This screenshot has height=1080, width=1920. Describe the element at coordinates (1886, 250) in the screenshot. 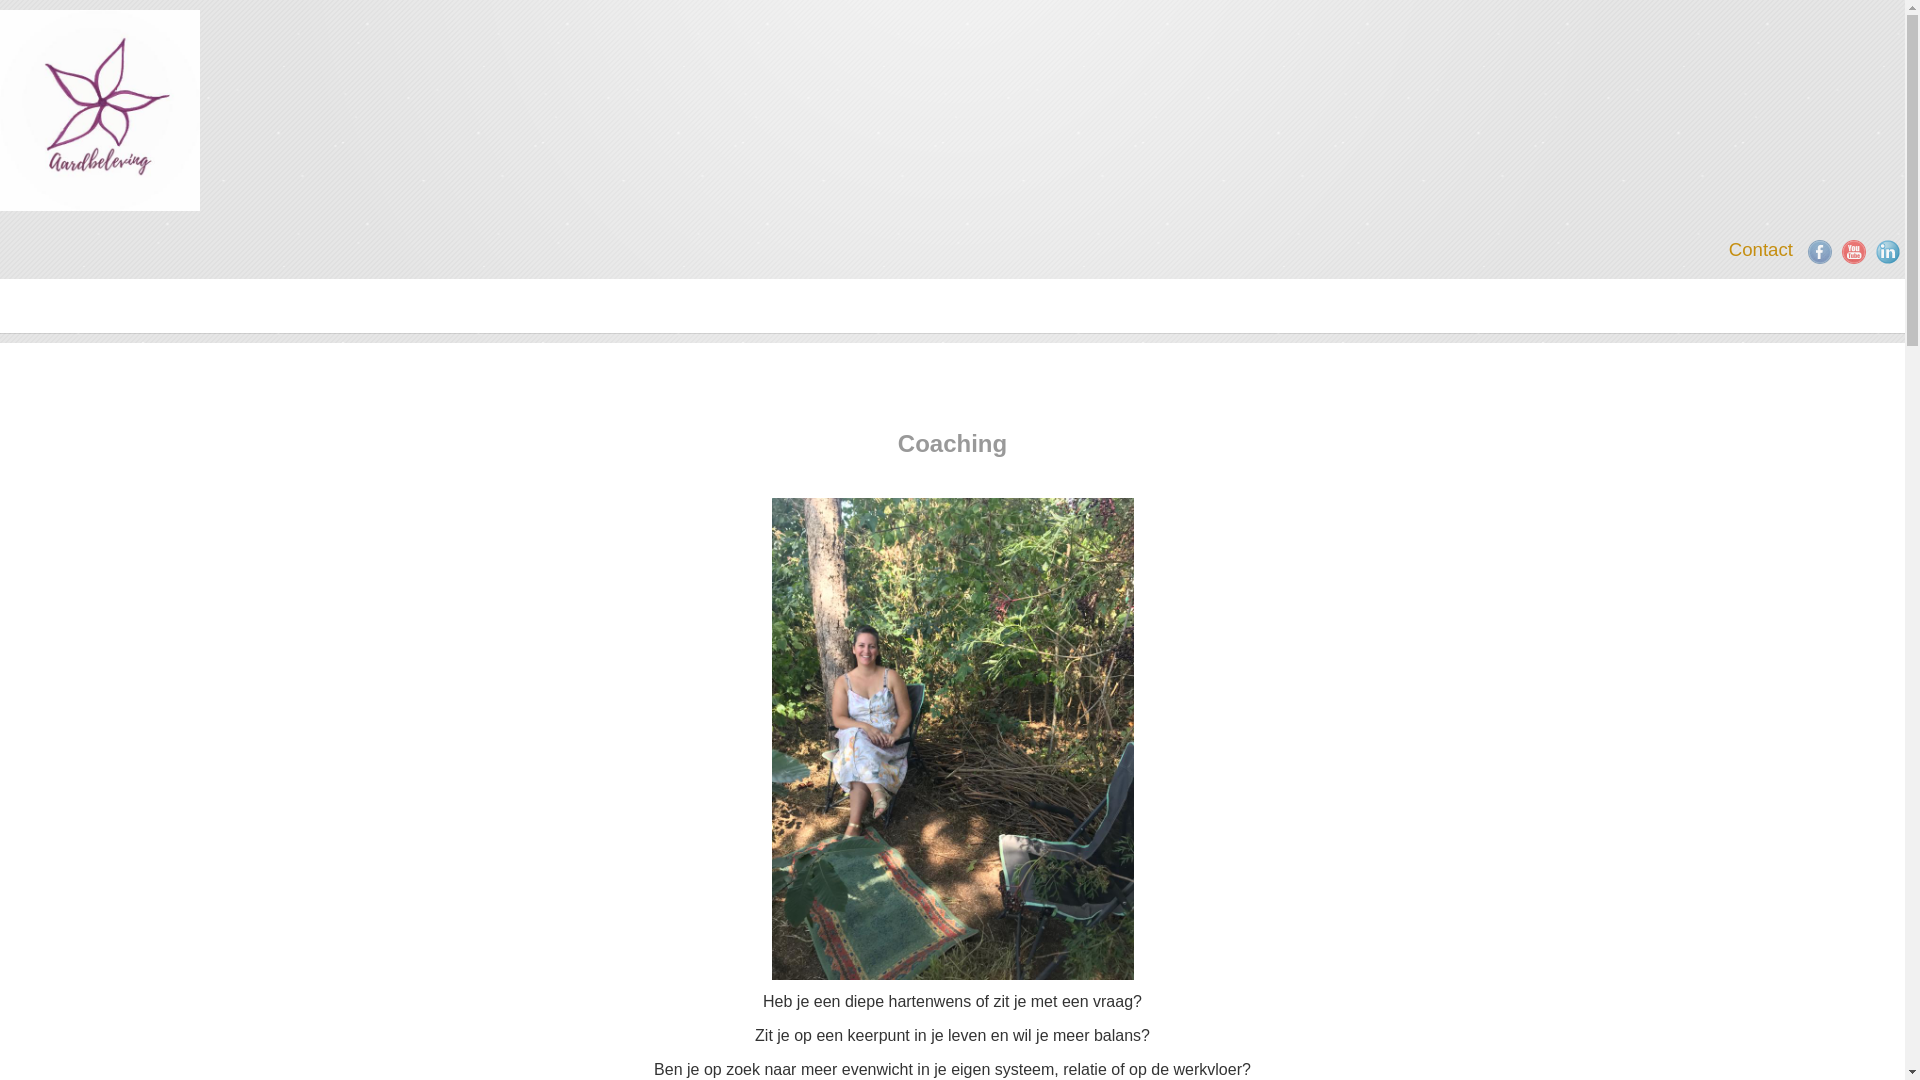

I see `'LinkedIn'` at that location.